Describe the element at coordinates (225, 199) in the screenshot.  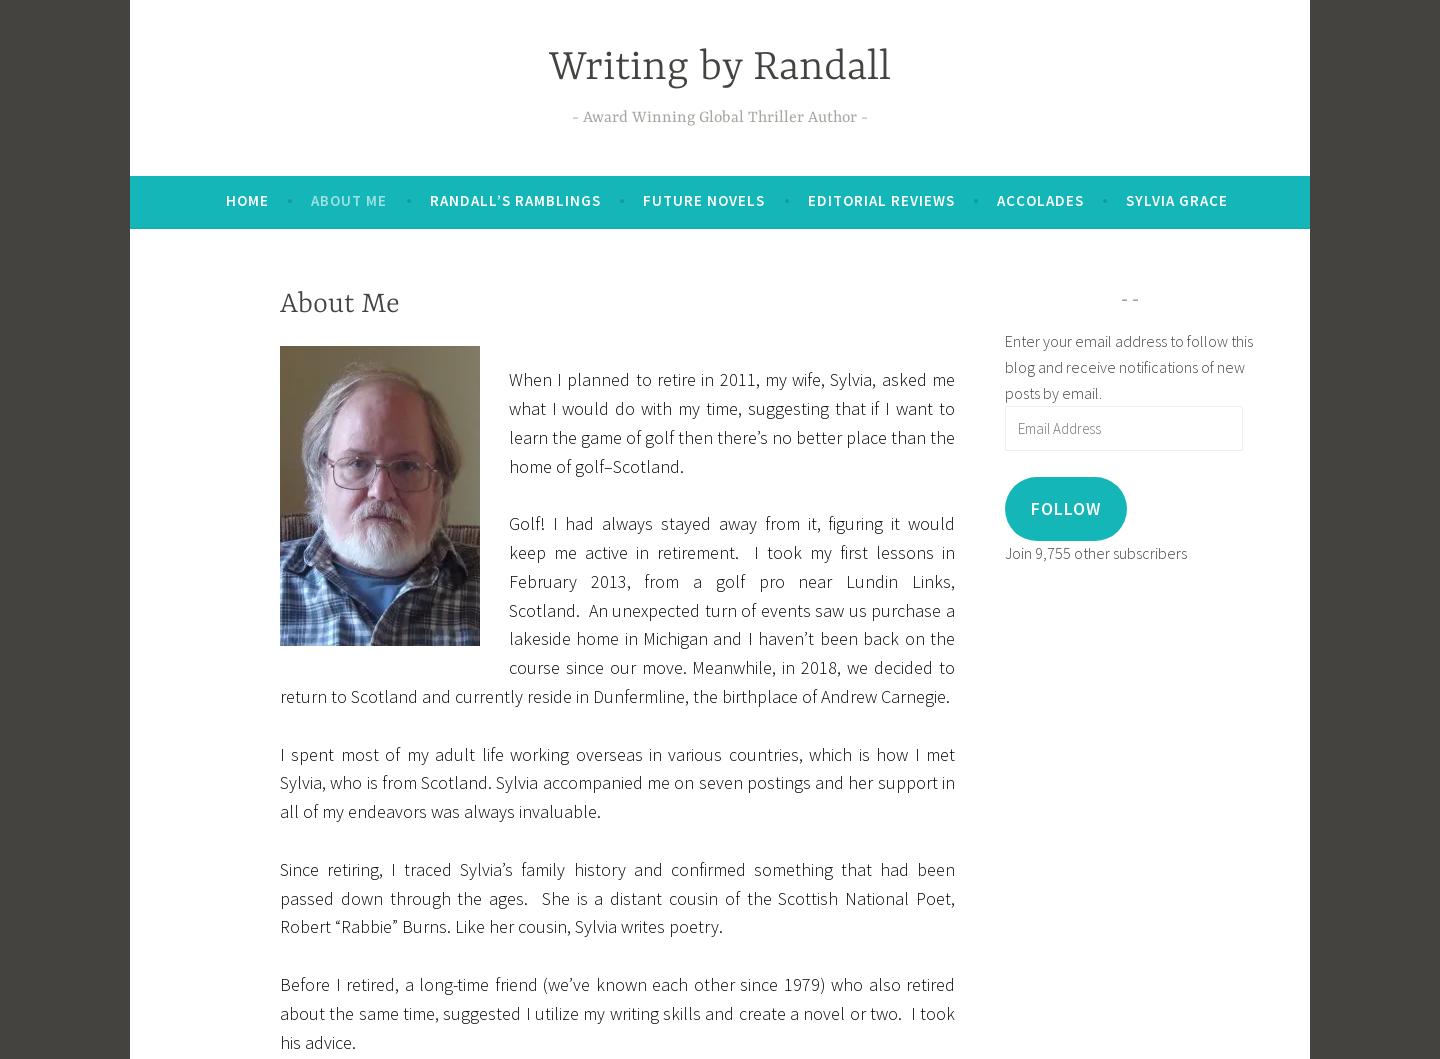
I see `'Home'` at that location.